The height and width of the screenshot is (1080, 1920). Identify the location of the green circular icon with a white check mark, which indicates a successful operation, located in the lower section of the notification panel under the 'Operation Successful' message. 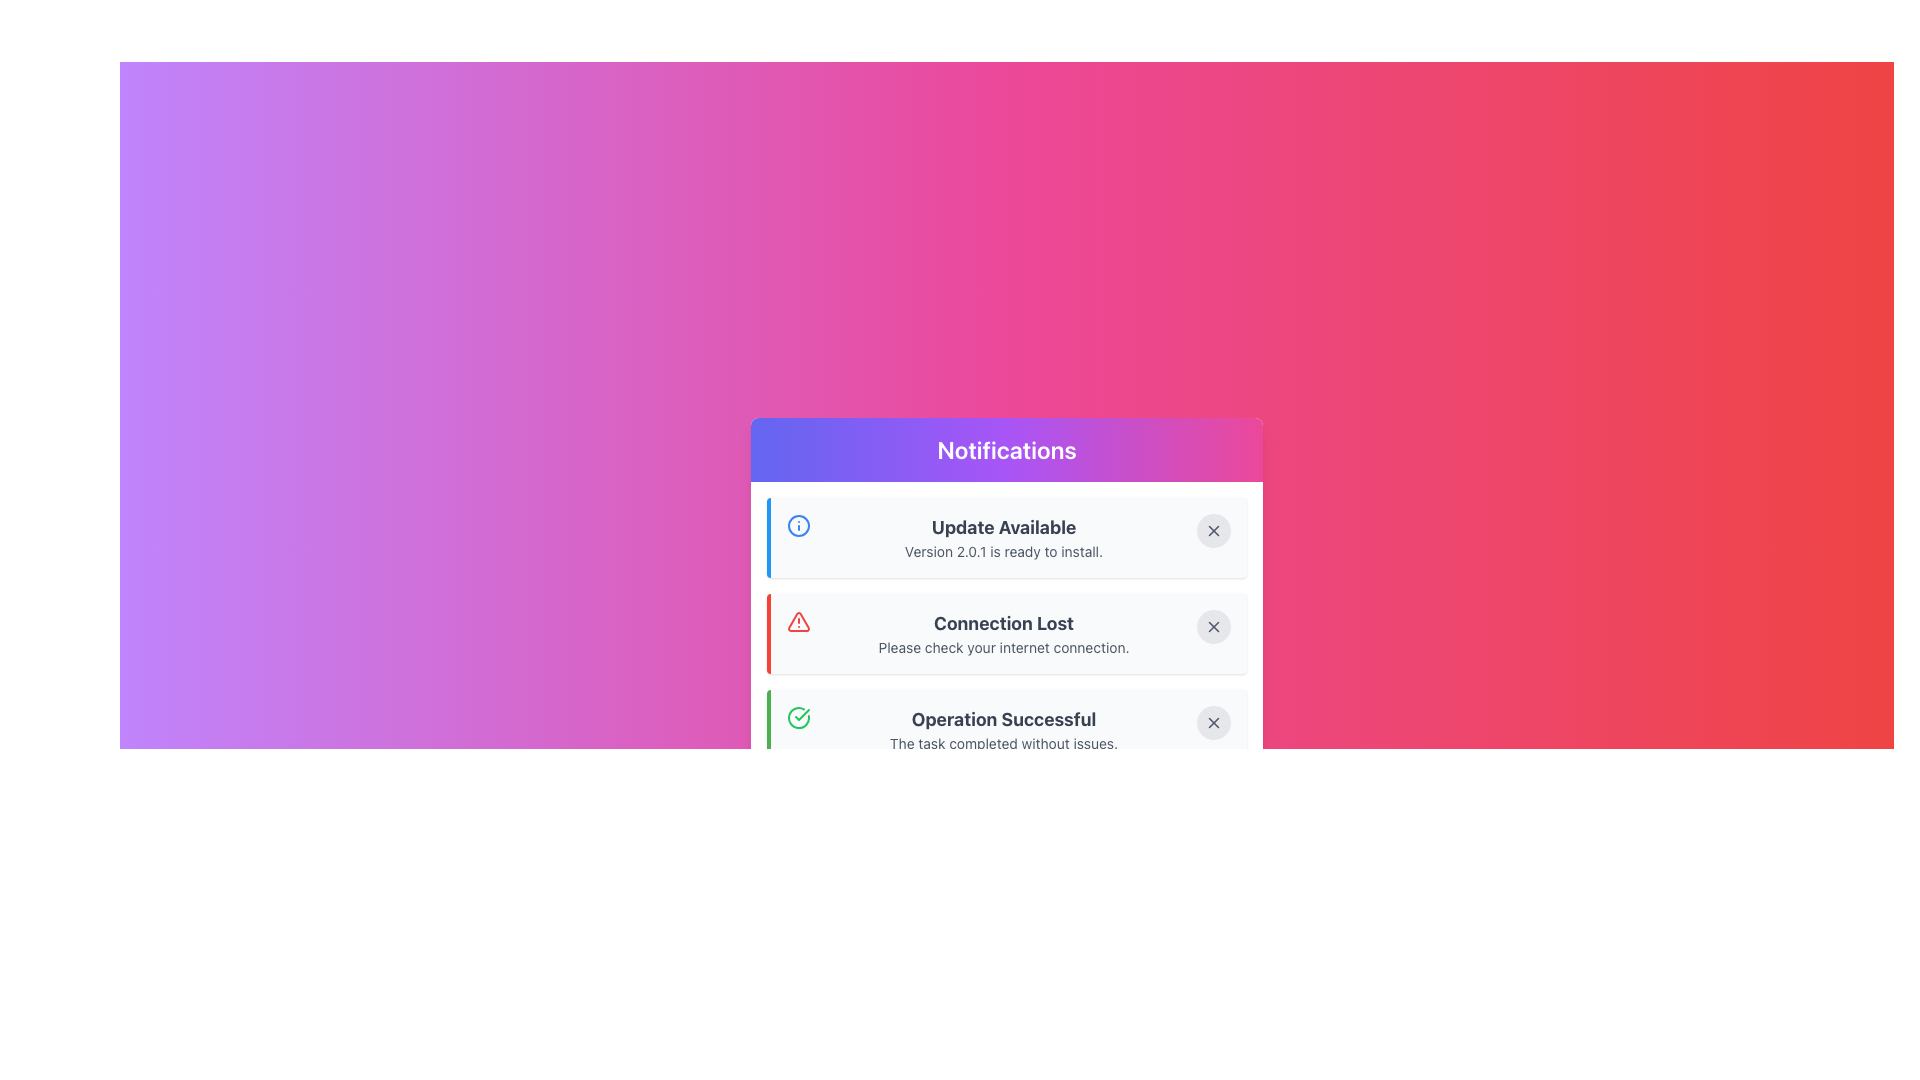
(797, 716).